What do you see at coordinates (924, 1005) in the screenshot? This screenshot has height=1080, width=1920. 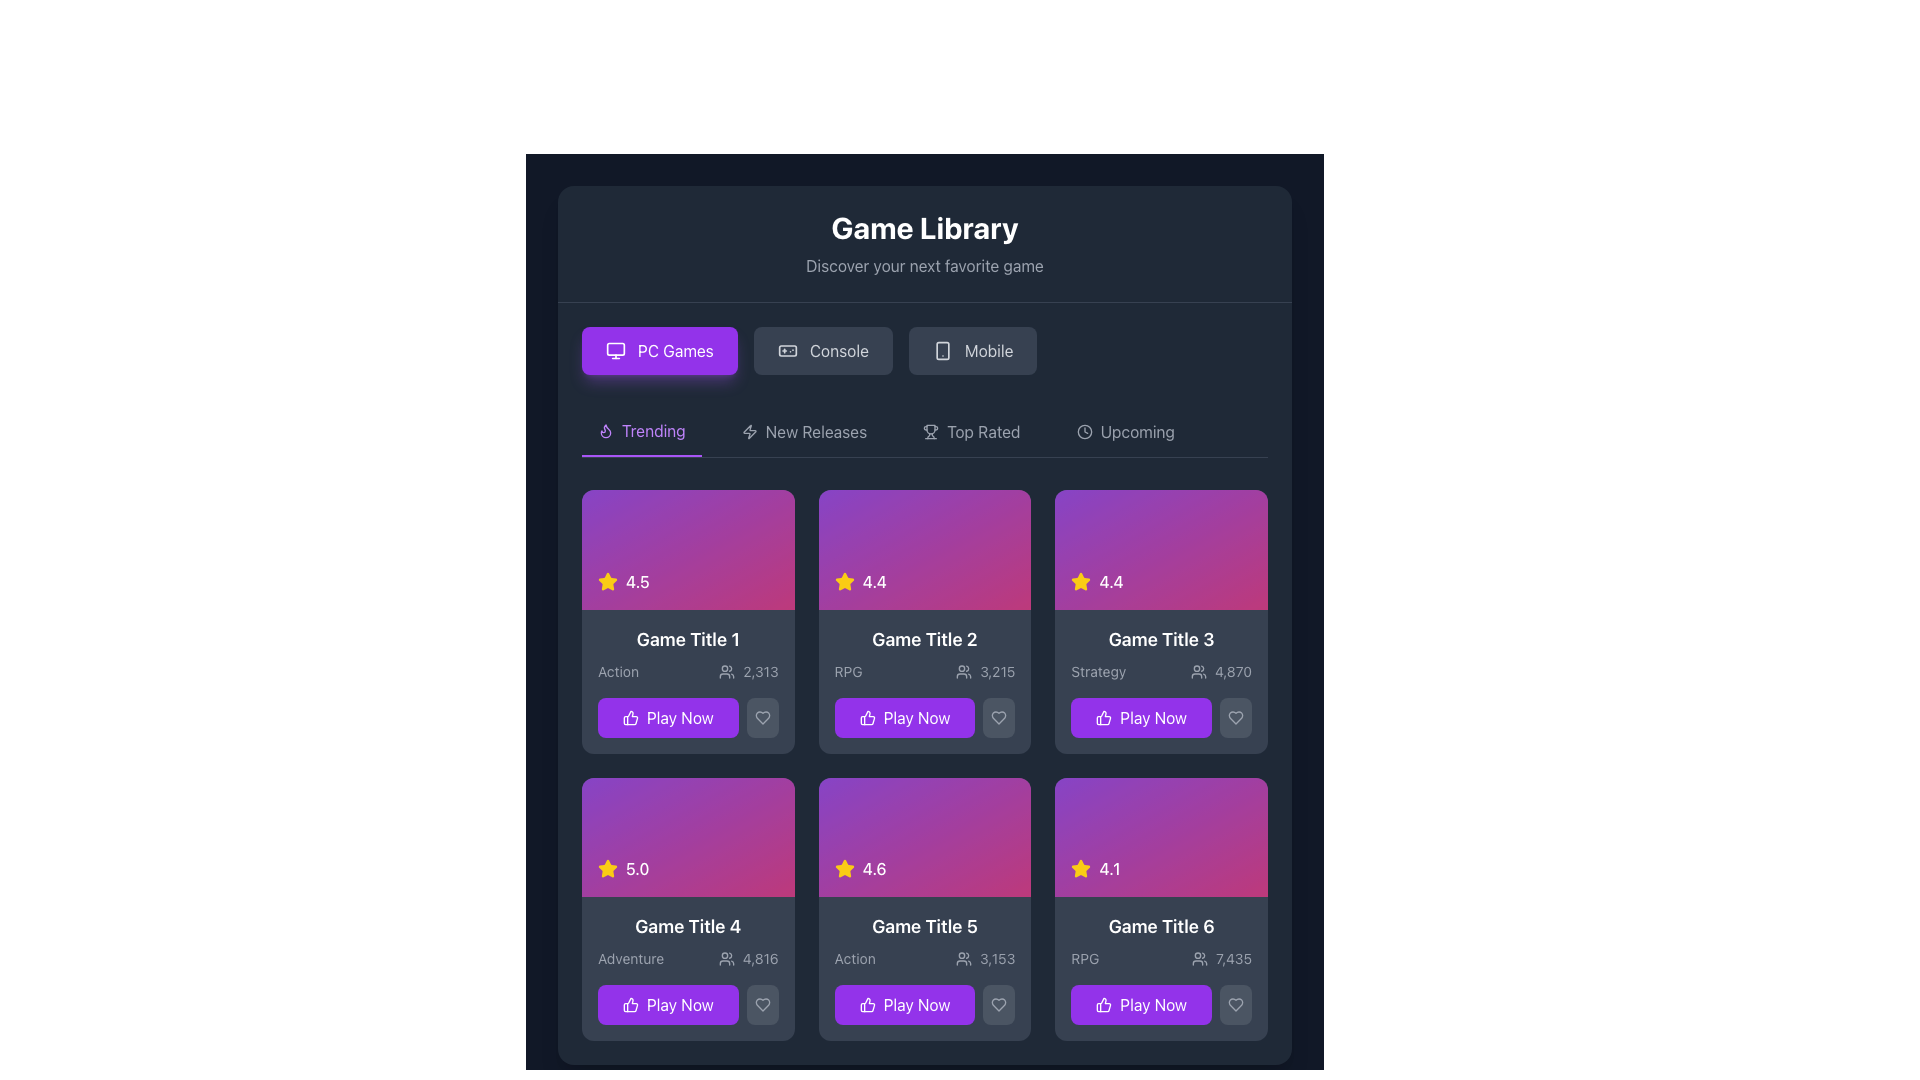 I see `the 'Play Now' button with a purple background located at the bottom of the fifth game card titled 'Game Title 5' for keyboard interactions` at bounding box center [924, 1005].